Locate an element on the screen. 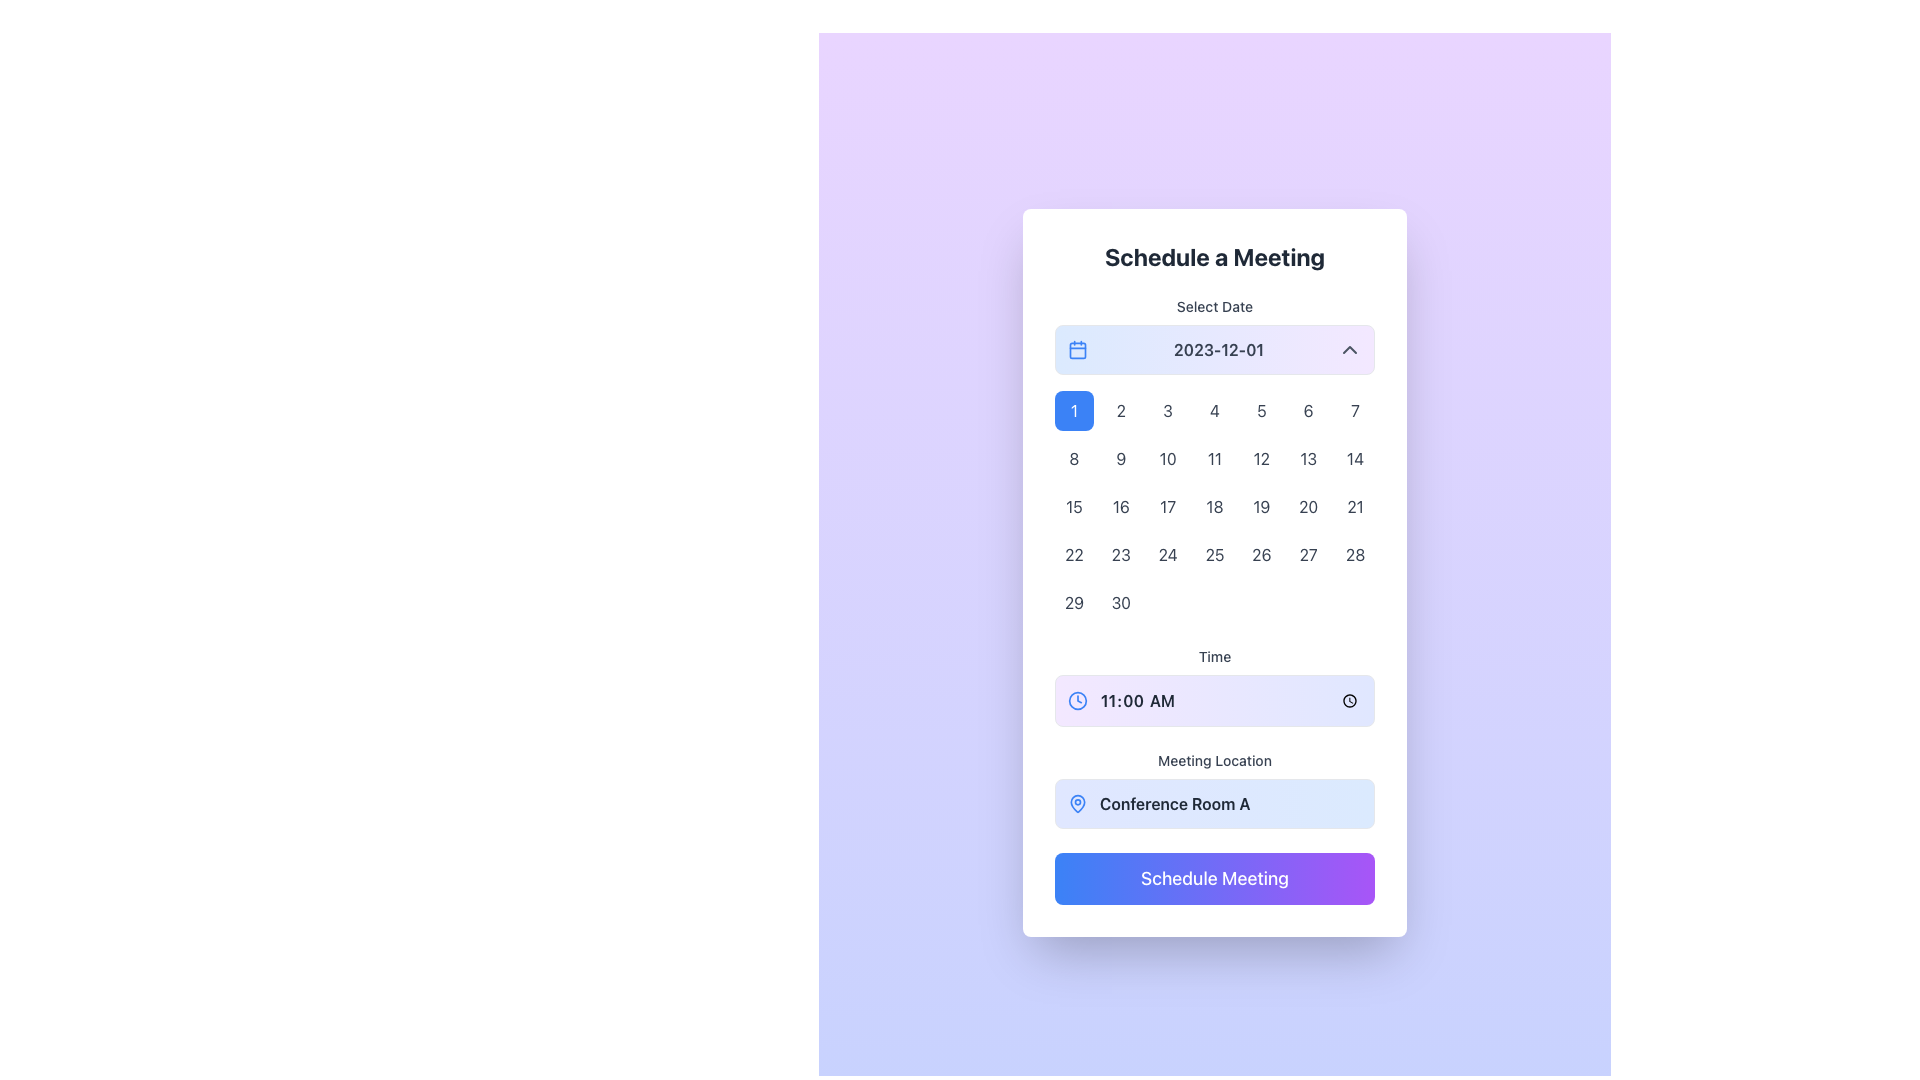 The height and width of the screenshot is (1080, 1920). the 'Time' label, which is a small-sized sans-serif text in gray color, positioned centrally above the time selection input in the form is located at coordinates (1213, 656).